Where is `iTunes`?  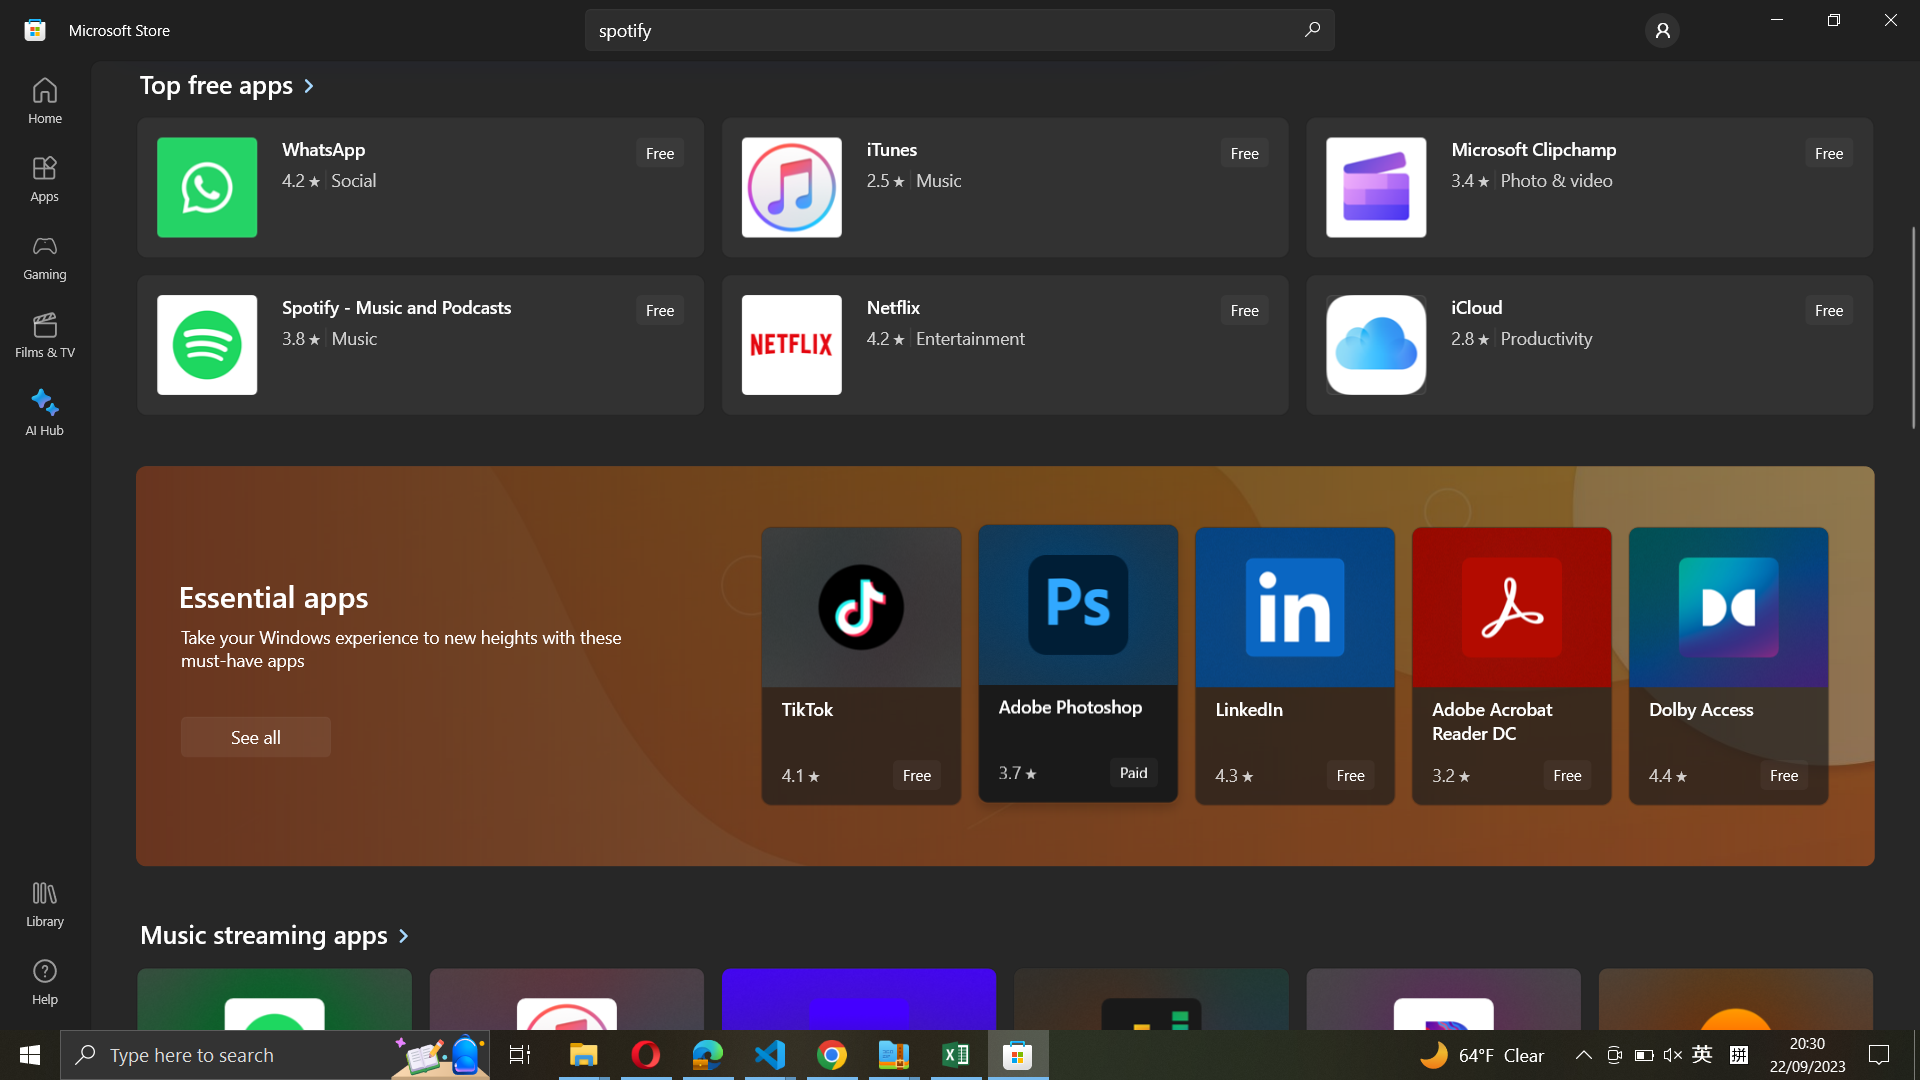
iTunes is located at coordinates (1002, 189).